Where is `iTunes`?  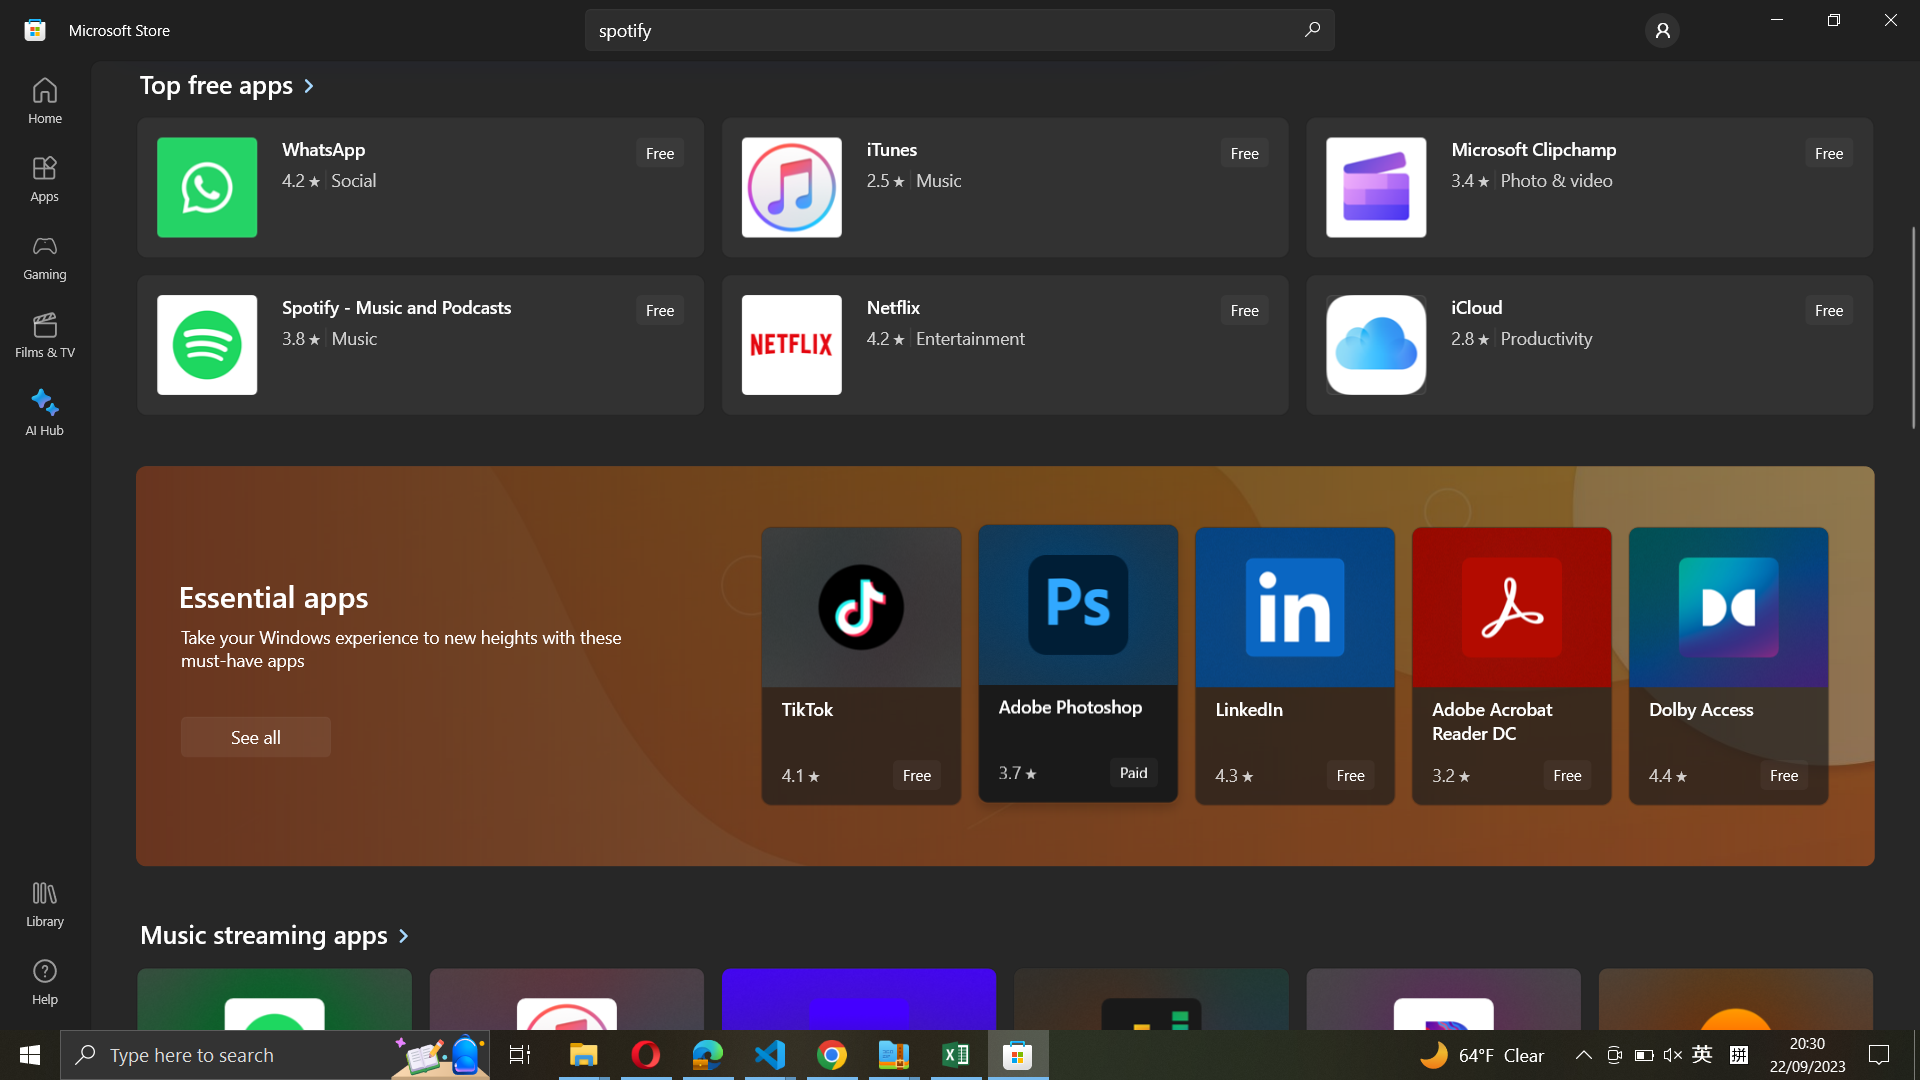
iTunes is located at coordinates (1002, 189).